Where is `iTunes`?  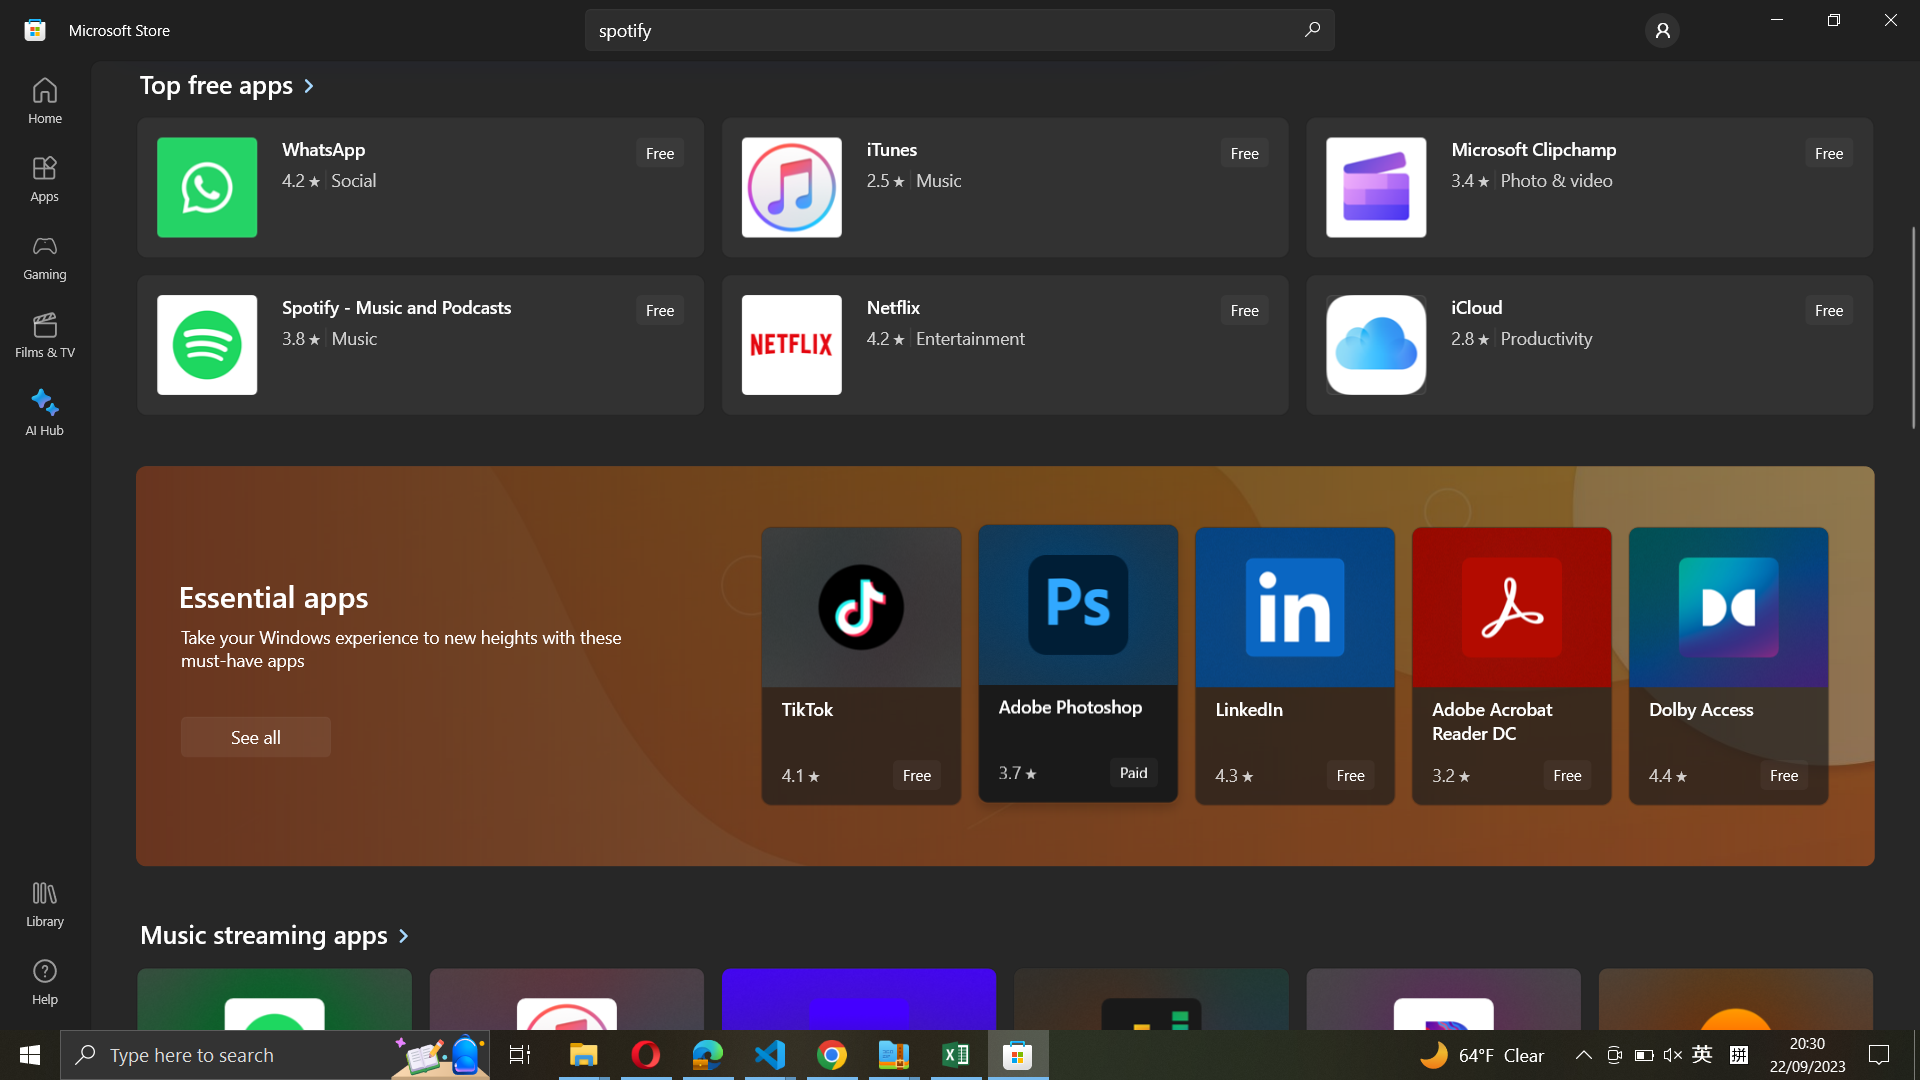
iTunes is located at coordinates (1002, 189).